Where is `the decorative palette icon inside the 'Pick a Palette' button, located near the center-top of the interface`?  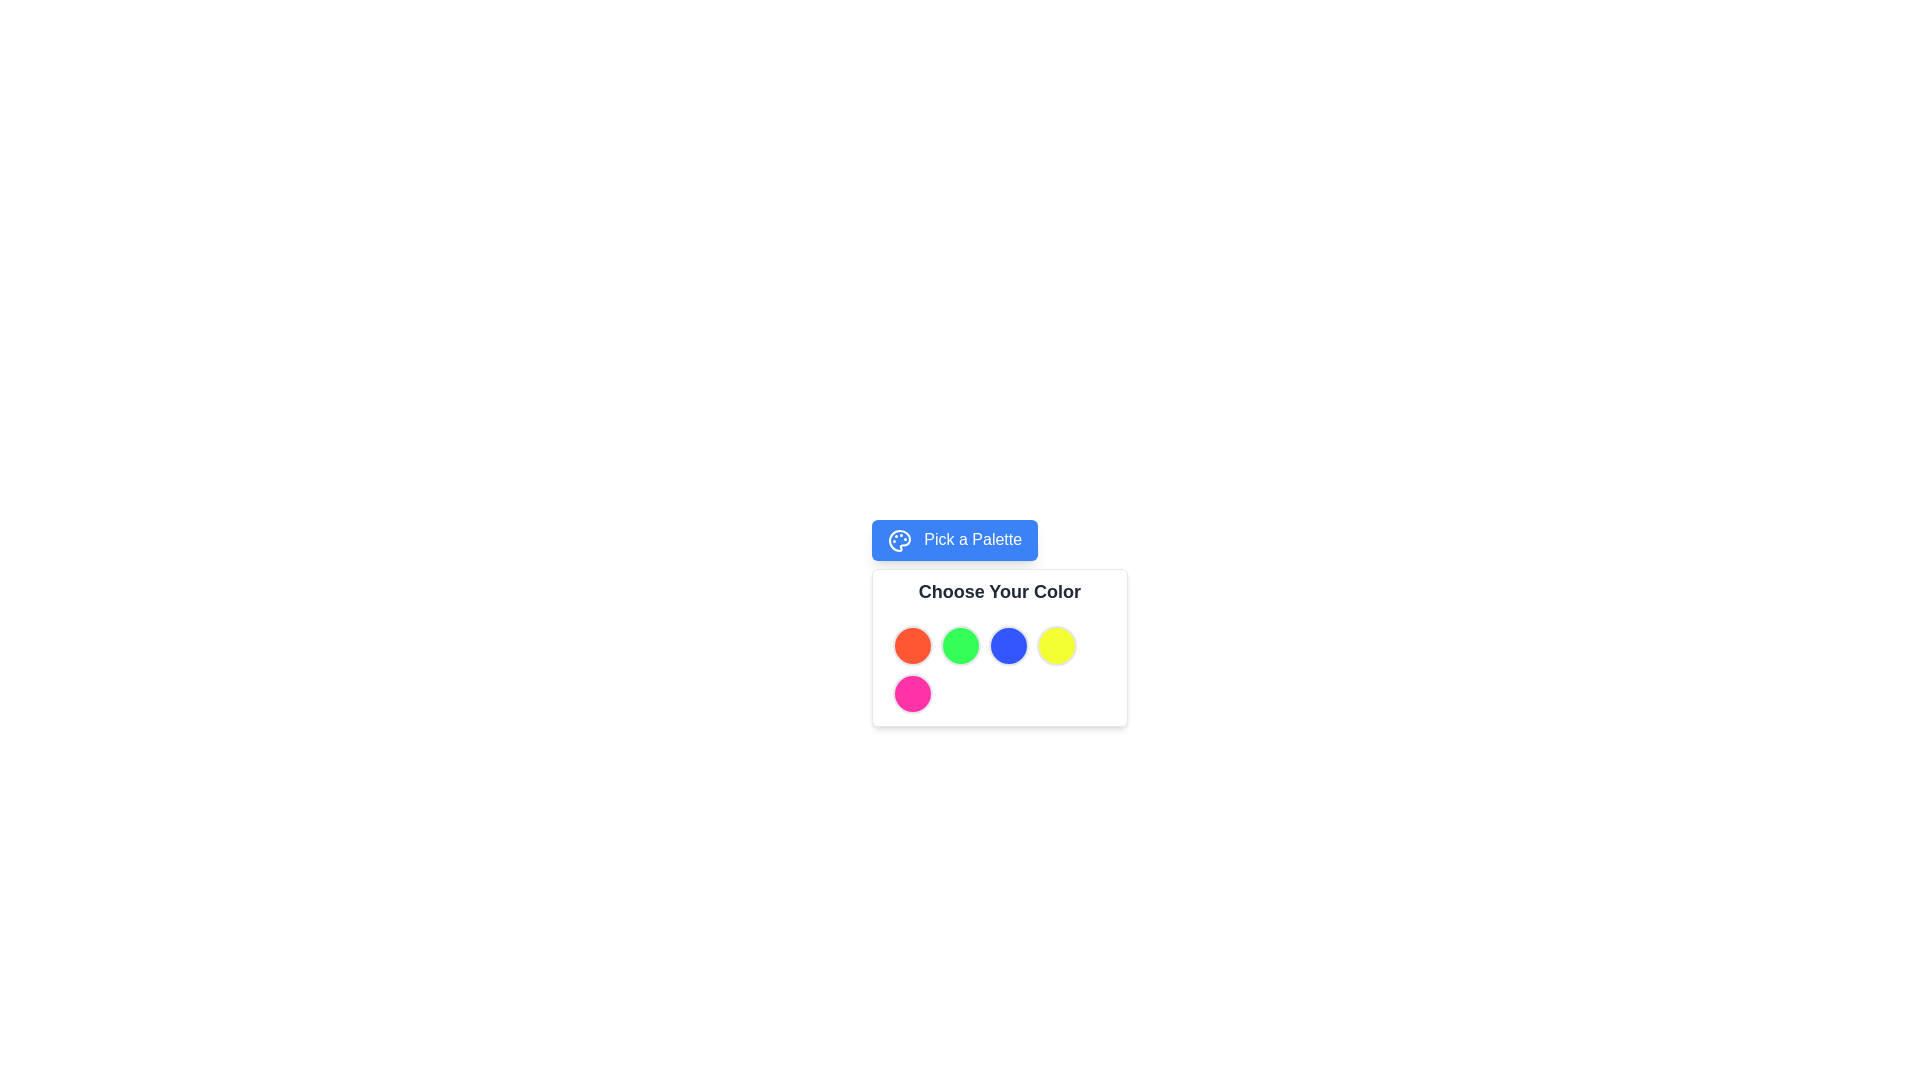
the decorative palette icon inside the 'Pick a Palette' button, located near the center-top of the interface is located at coordinates (898, 540).